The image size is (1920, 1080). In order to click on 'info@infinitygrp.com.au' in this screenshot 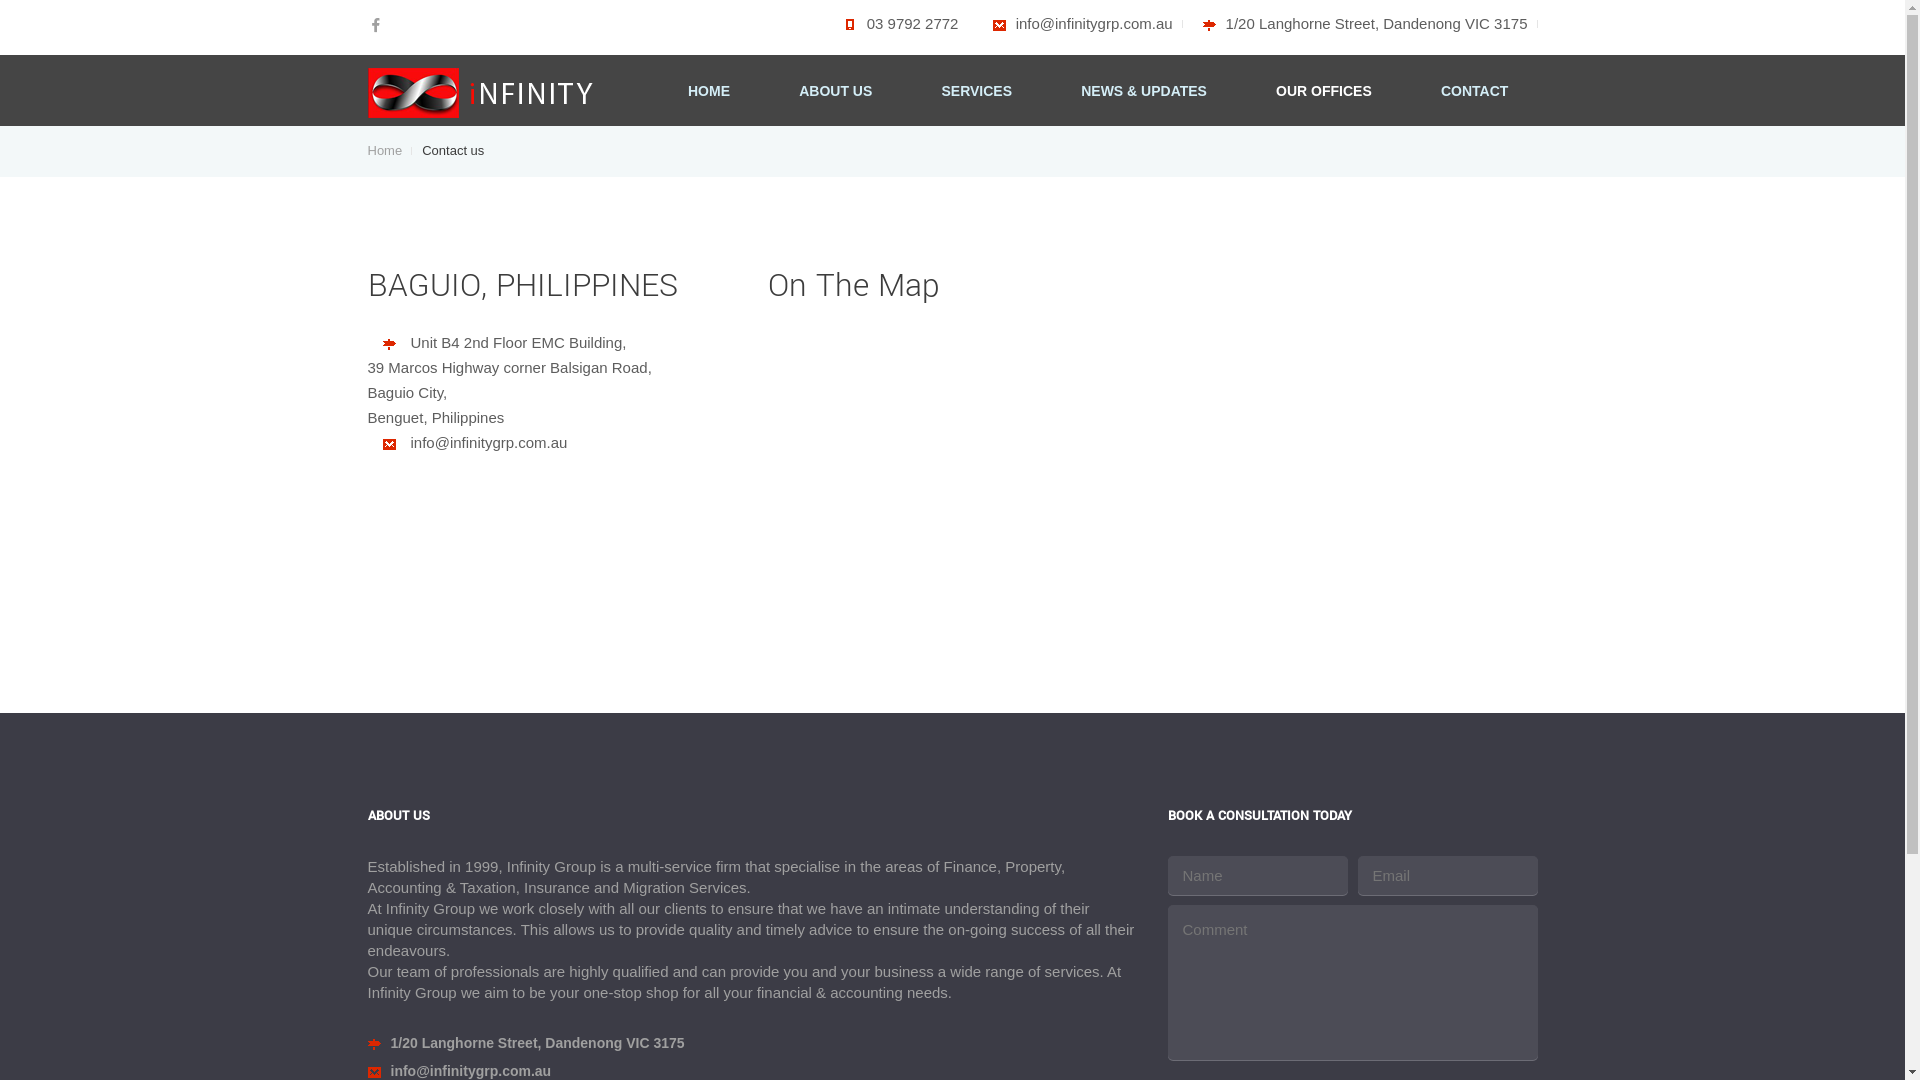, I will do `click(1082, 23)`.